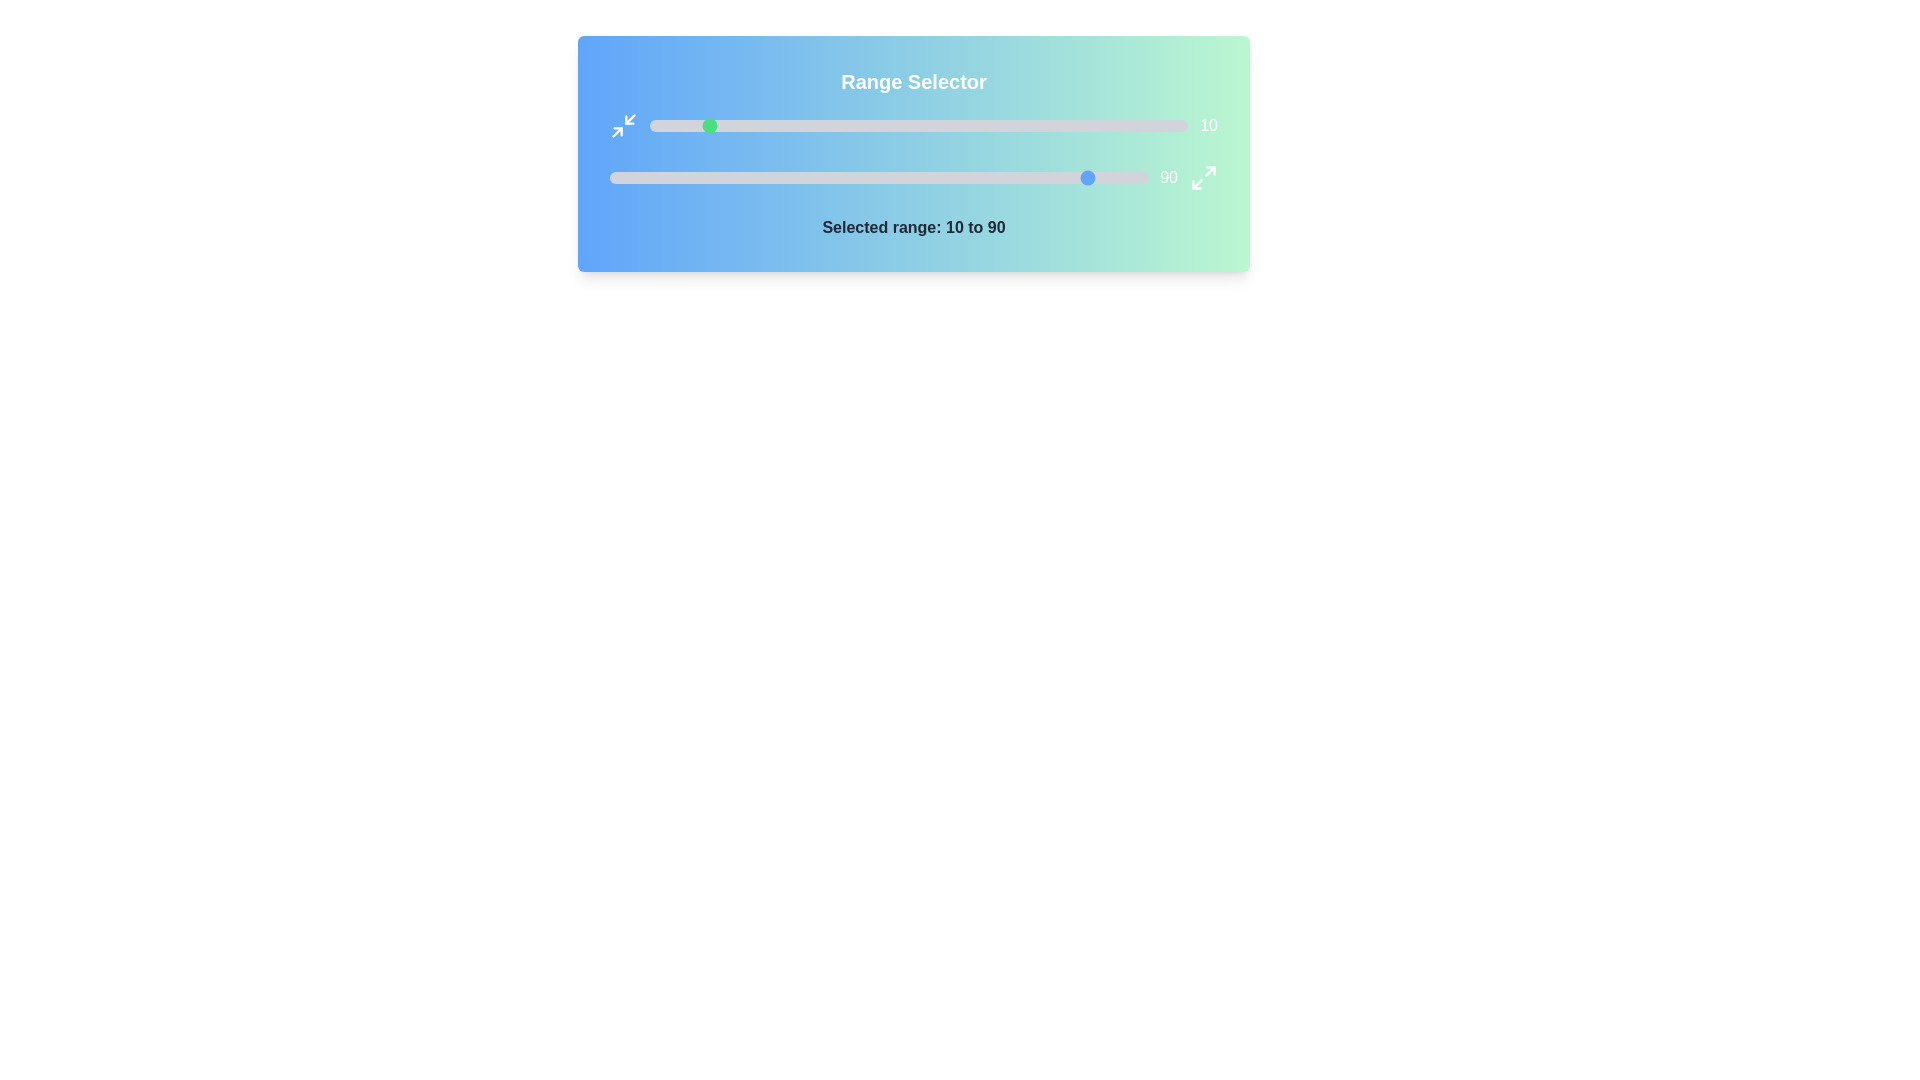 The image size is (1920, 1080). I want to click on the slider, so click(983, 126).